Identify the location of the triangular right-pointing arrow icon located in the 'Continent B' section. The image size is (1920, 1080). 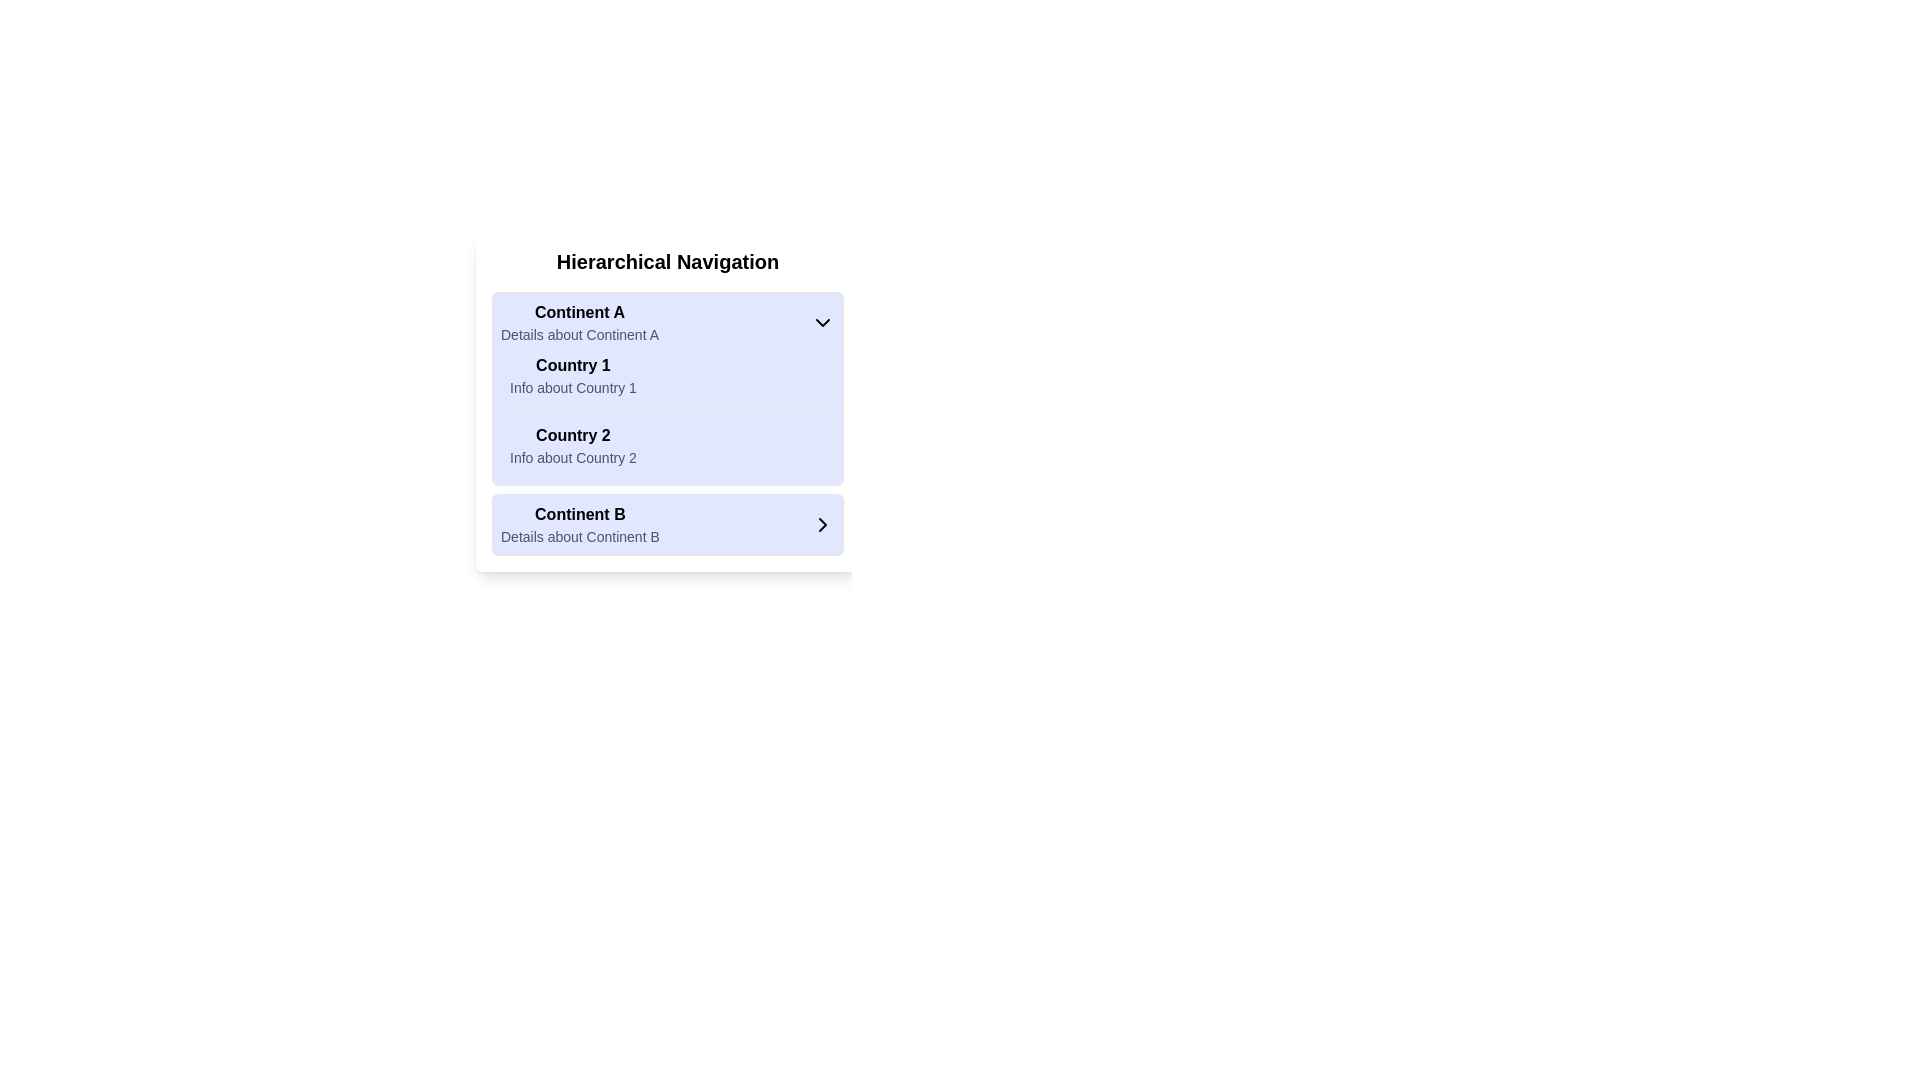
(822, 523).